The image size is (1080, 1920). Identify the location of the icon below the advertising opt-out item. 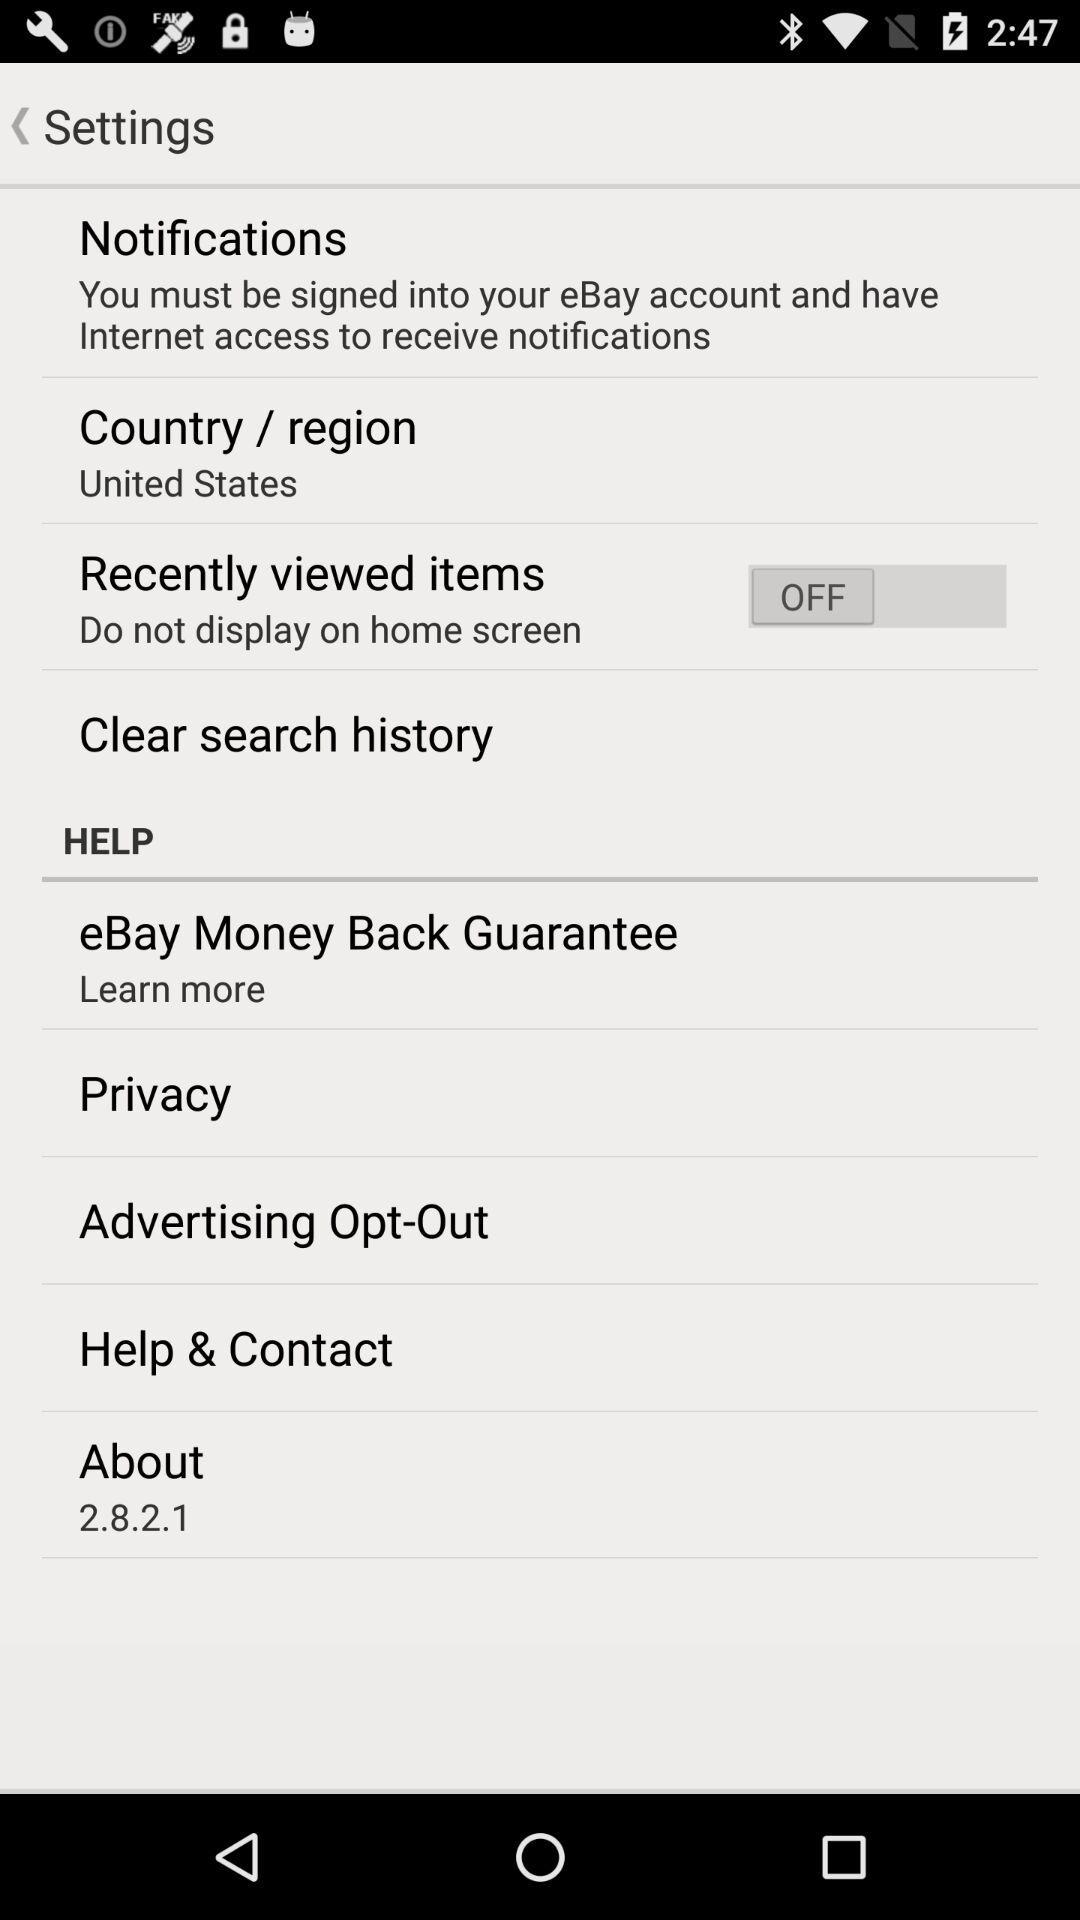
(235, 1347).